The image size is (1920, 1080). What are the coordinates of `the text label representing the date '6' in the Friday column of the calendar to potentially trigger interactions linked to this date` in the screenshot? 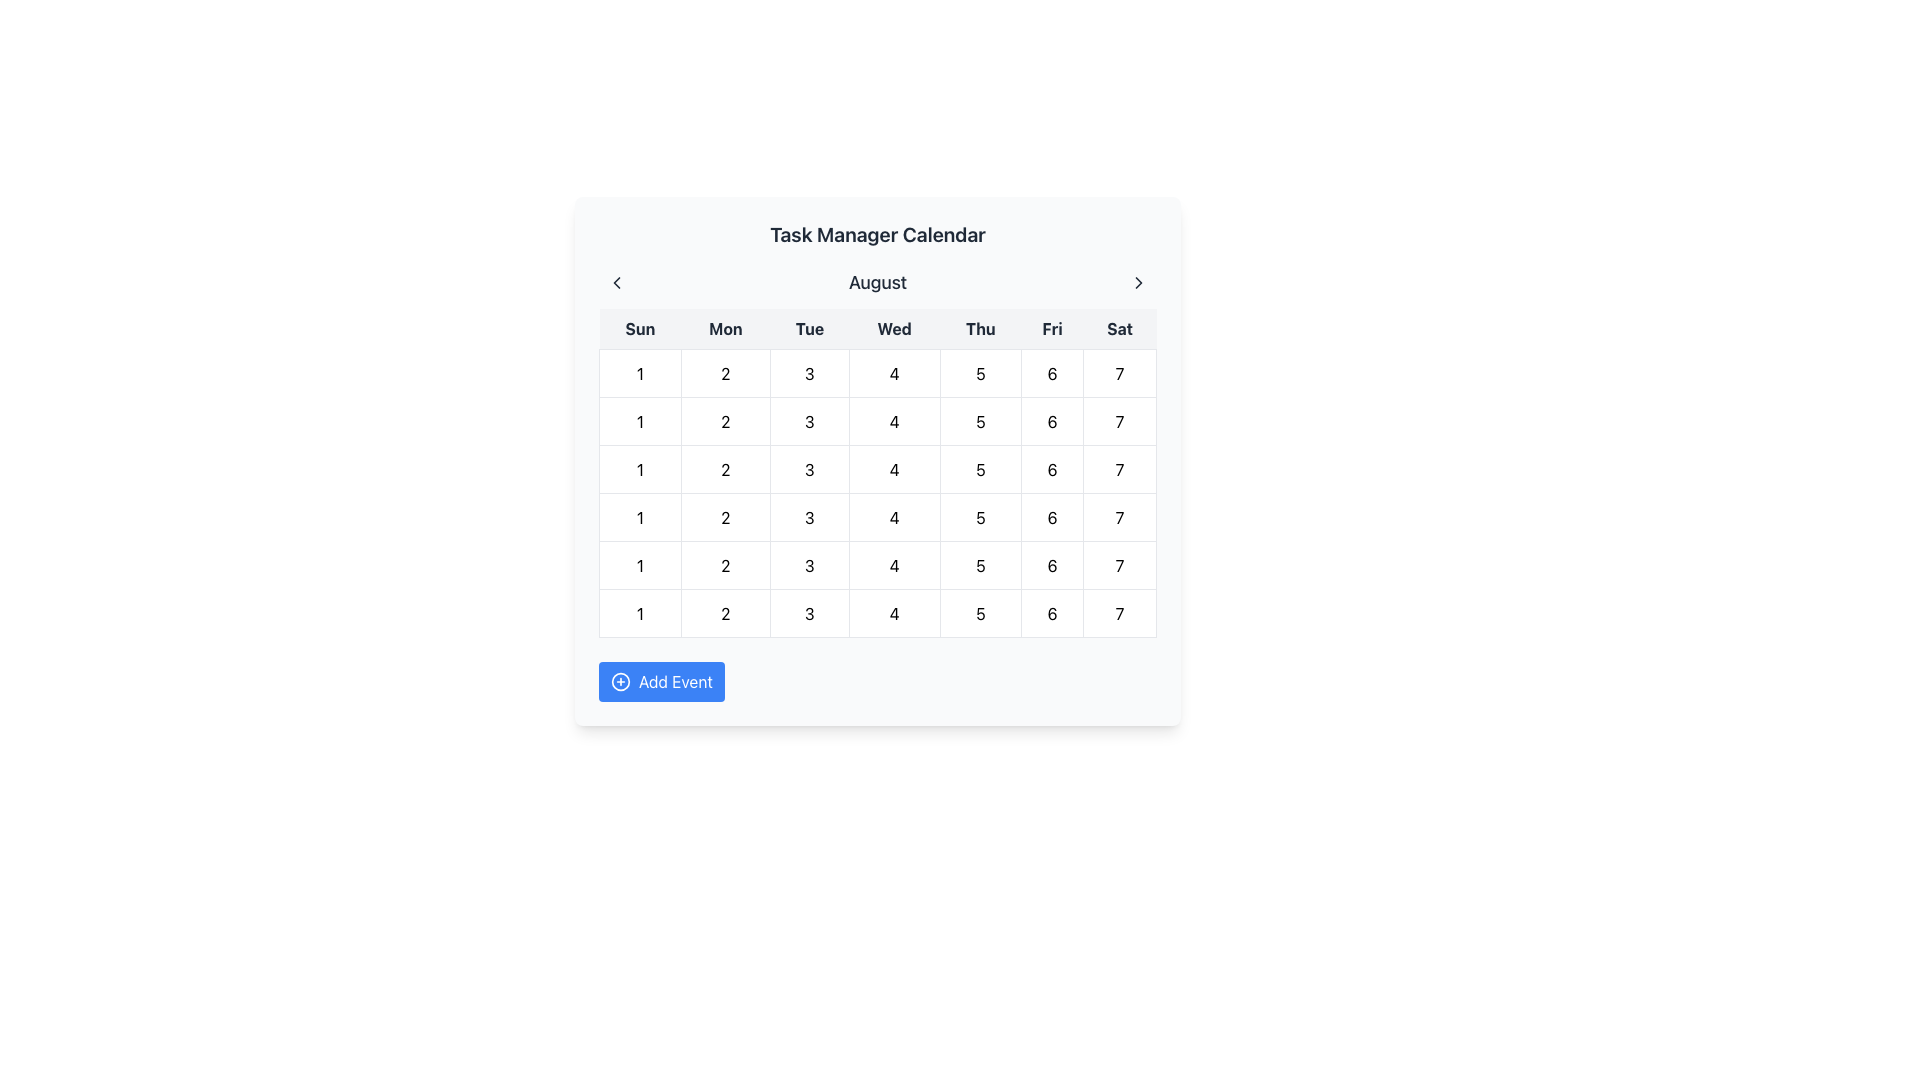 It's located at (1051, 516).